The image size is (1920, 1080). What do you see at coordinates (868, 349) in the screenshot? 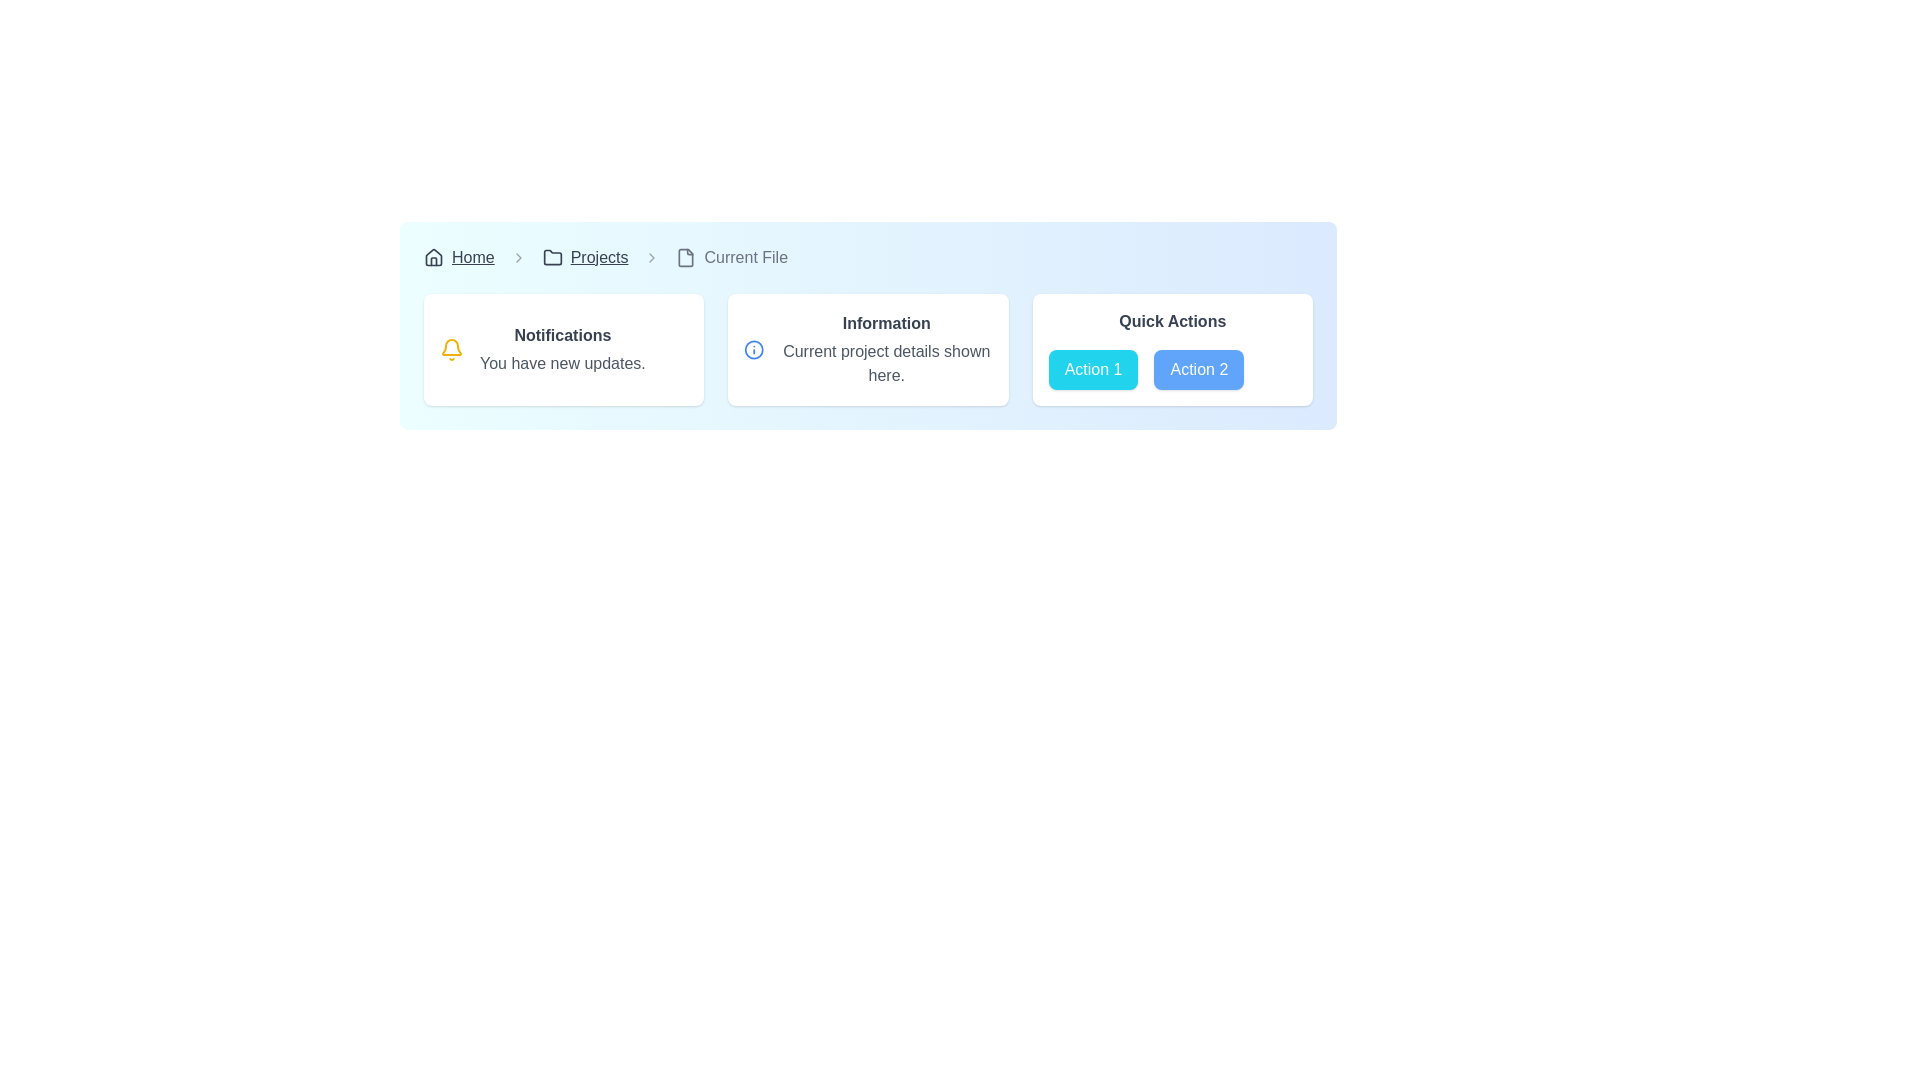
I see `the information section of the grid layout containing informational cards and action buttons` at bounding box center [868, 349].